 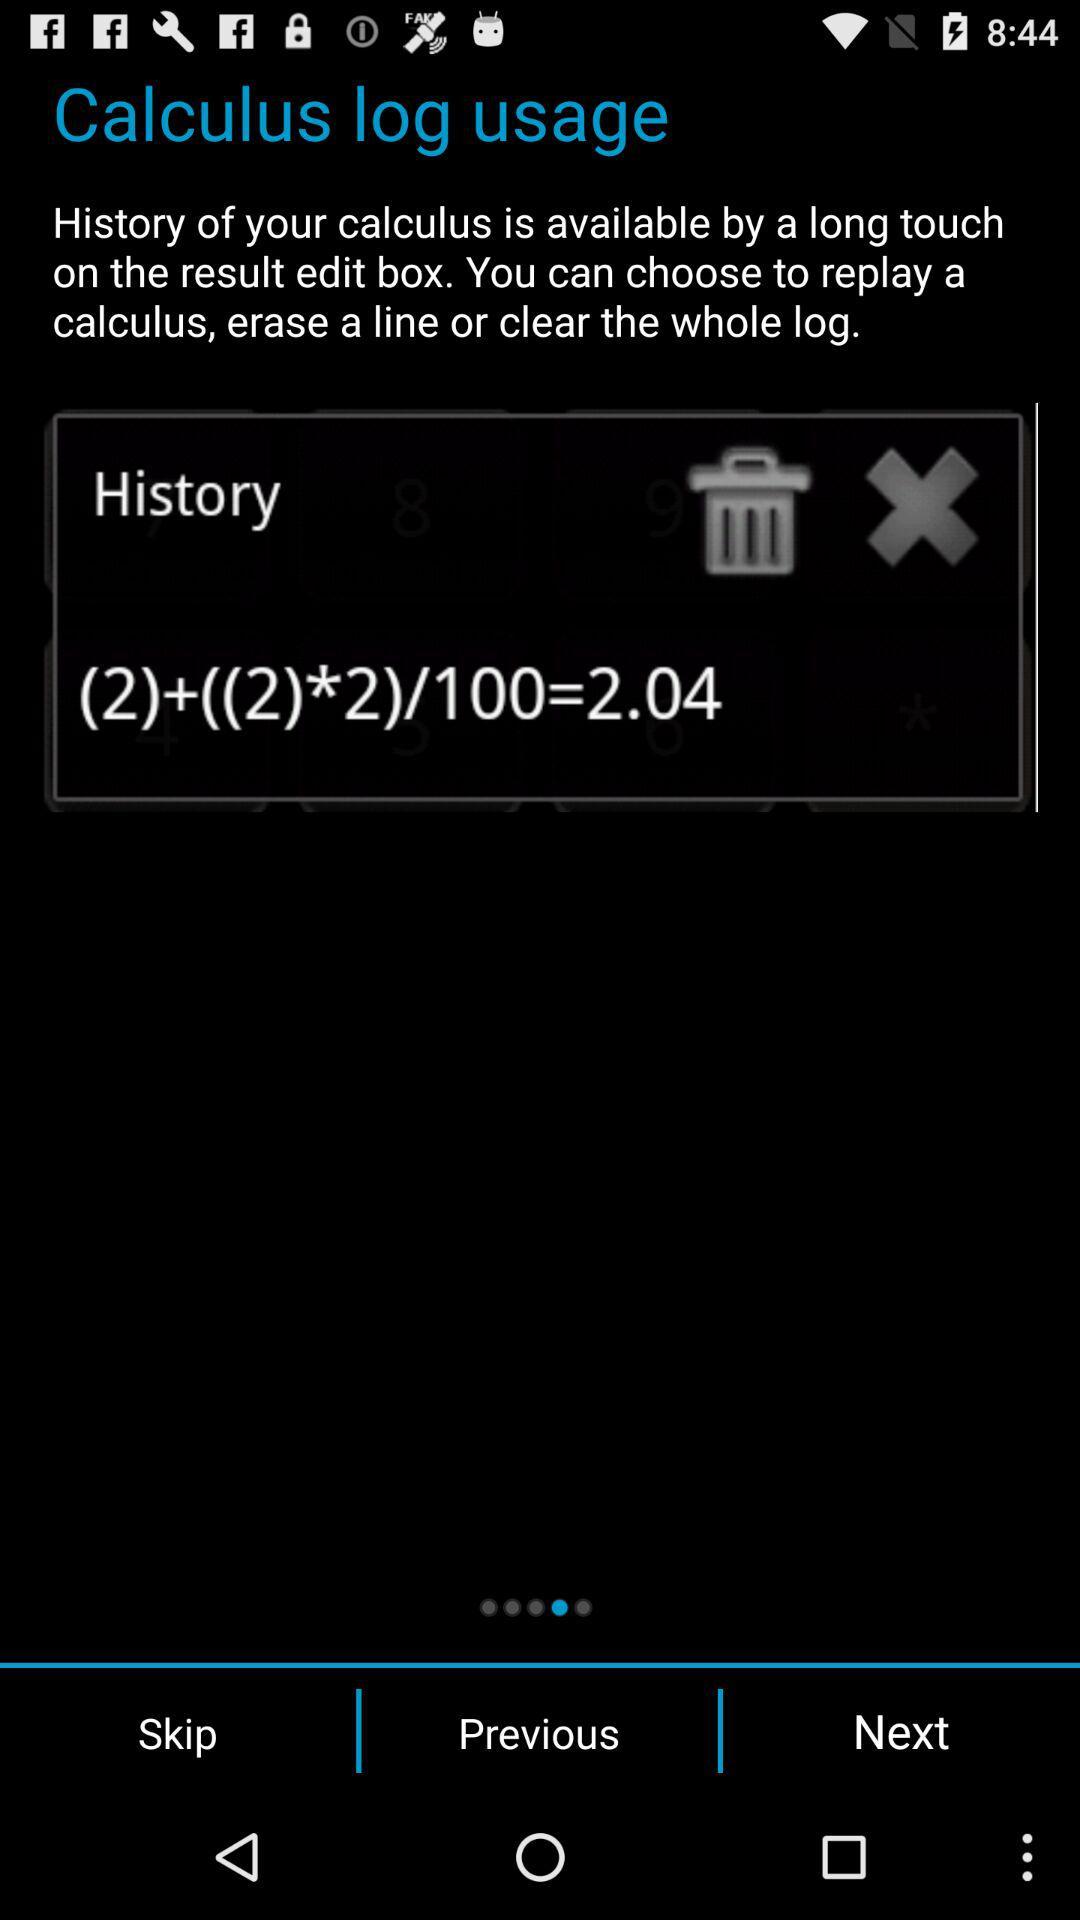 I want to click on next icon, so click(x=901, y=1730).